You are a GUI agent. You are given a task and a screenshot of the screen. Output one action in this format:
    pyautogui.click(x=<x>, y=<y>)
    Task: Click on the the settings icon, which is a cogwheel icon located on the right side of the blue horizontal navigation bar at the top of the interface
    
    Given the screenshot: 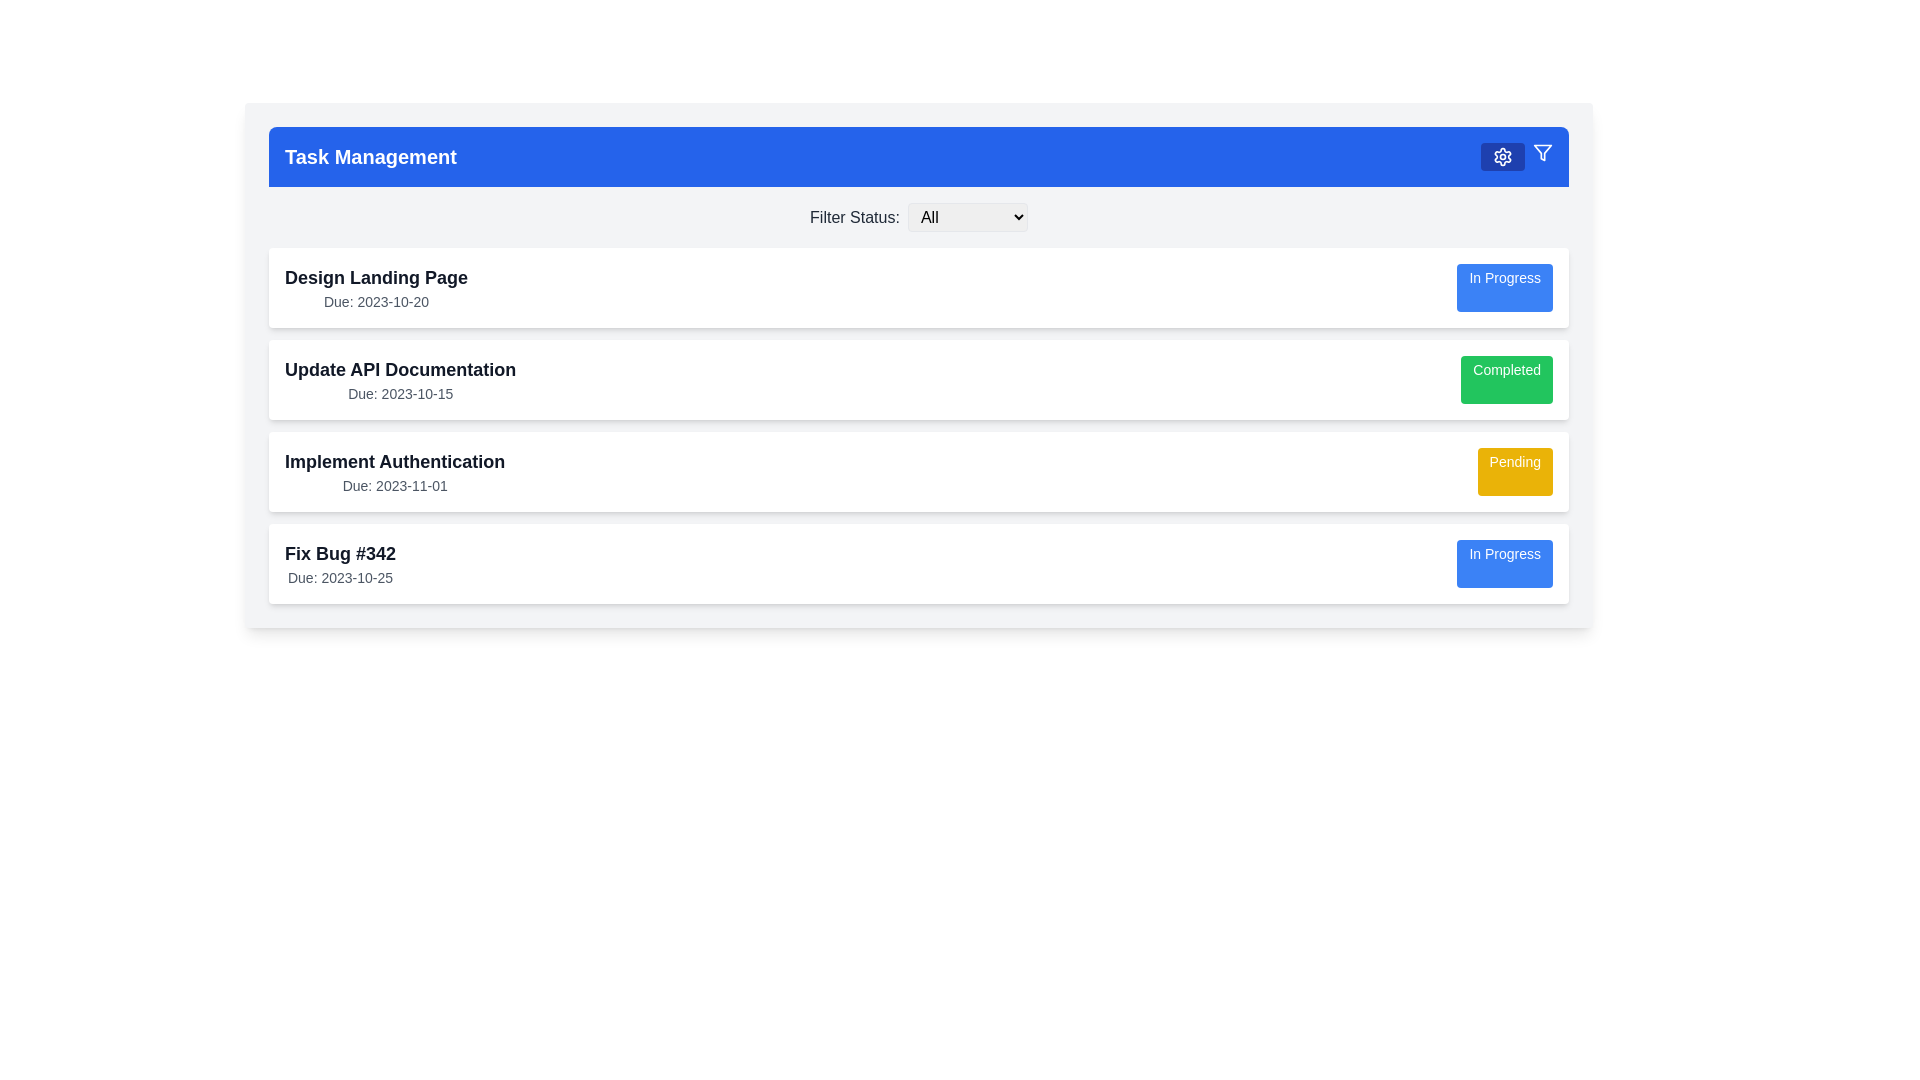 What is the action you would take?
    pyautogui.click(x=1502, y=156)
    